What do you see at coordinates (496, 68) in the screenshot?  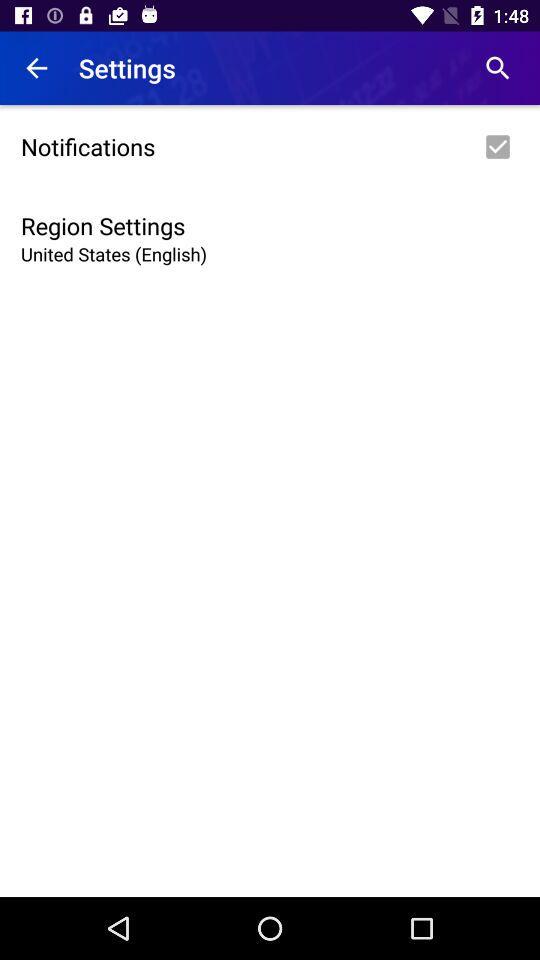 I see `the icon above notifications icon` at bounding box center [496, 68].